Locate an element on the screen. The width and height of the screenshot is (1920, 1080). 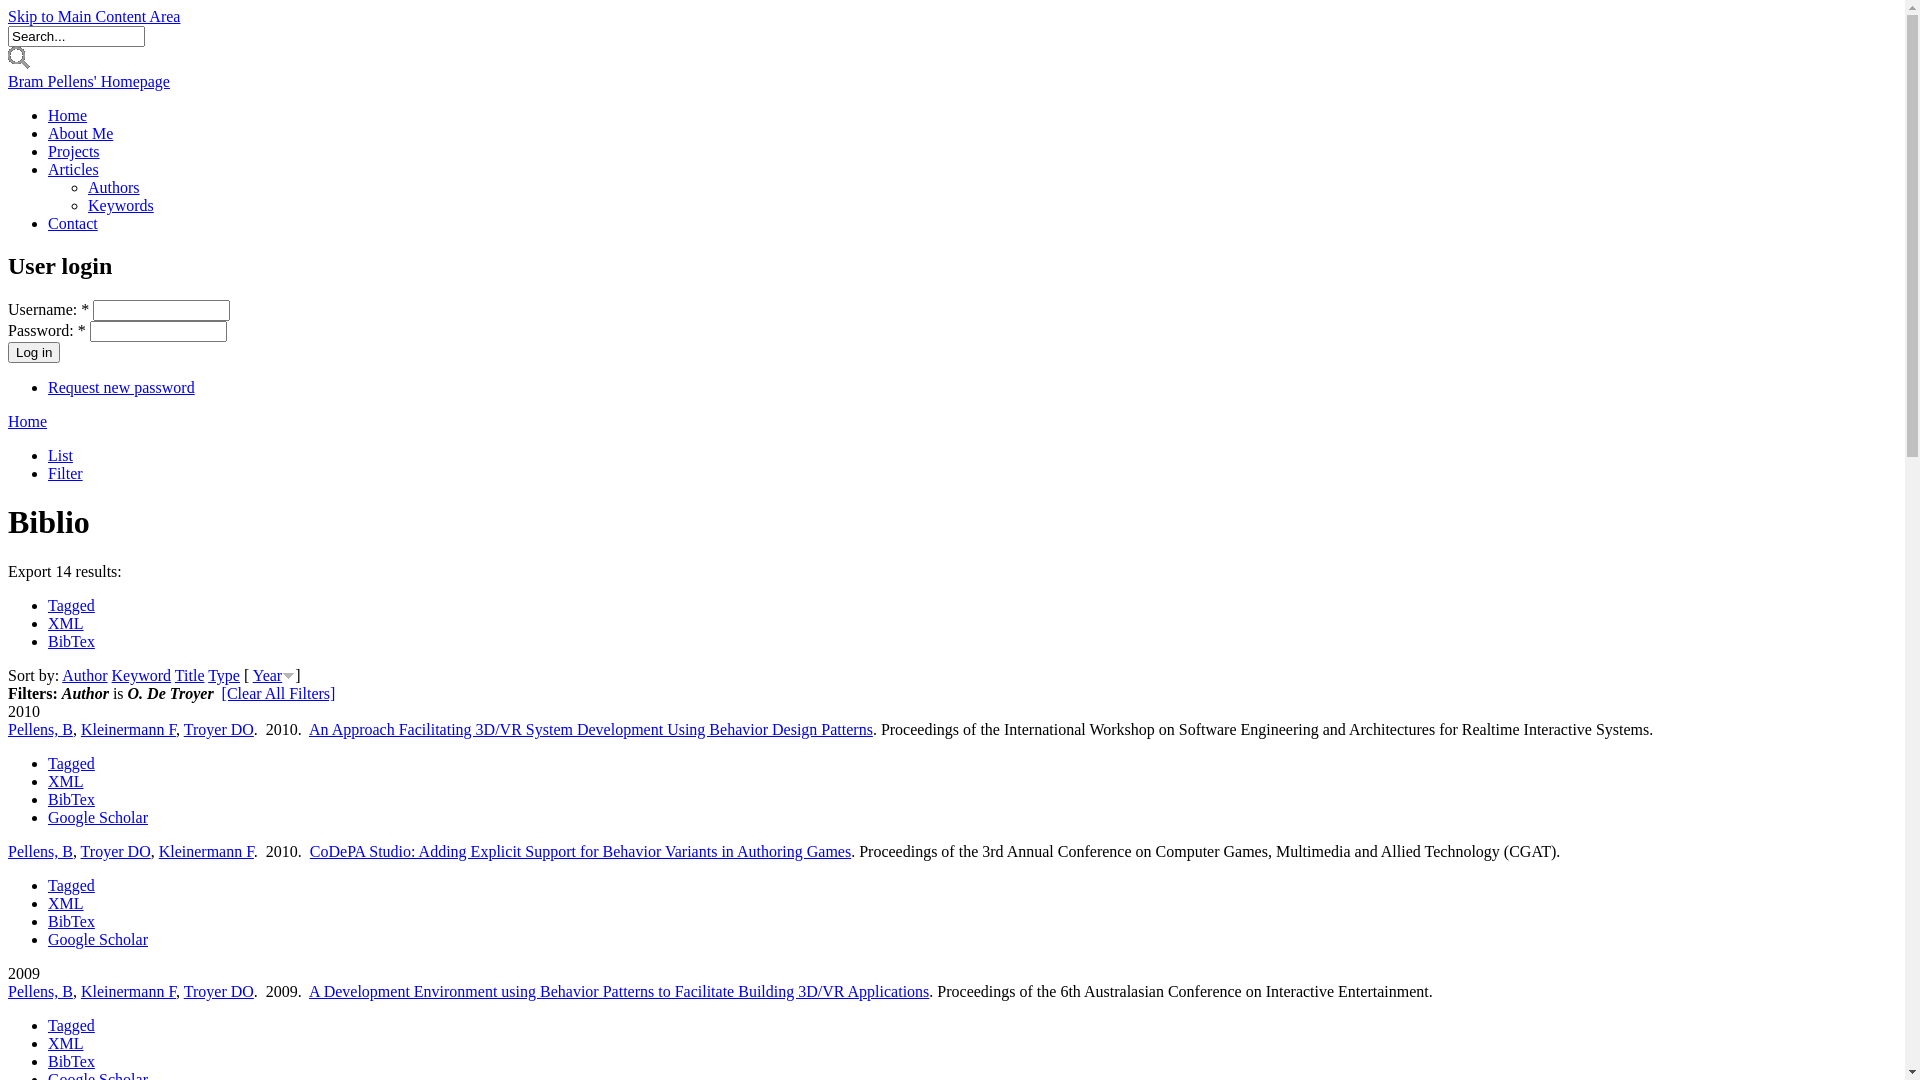
'Enter the terms you wish to search for.' is located at coordinates (76, 36).